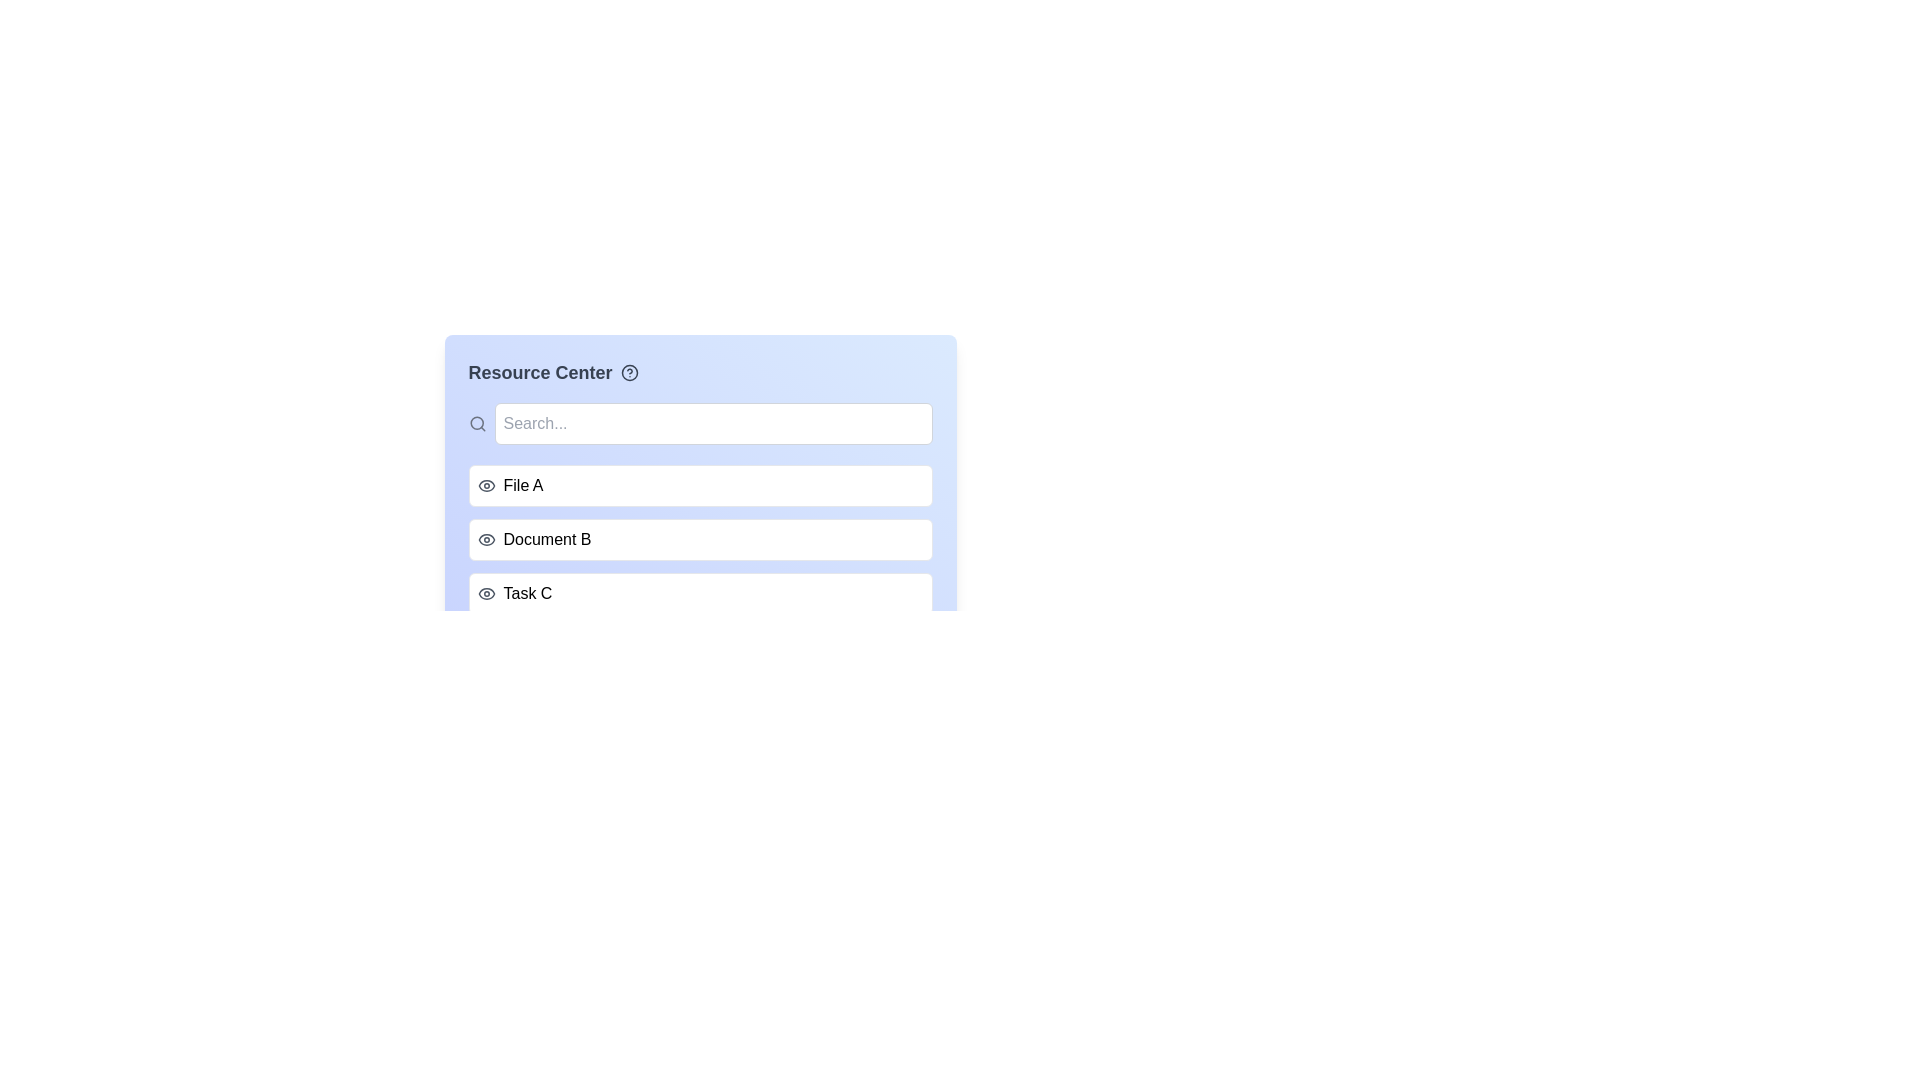 This screenshot has width=1920, height=1080. I want to click on the eye icon representing the view feature next to 'Document B', so click(486, 540).